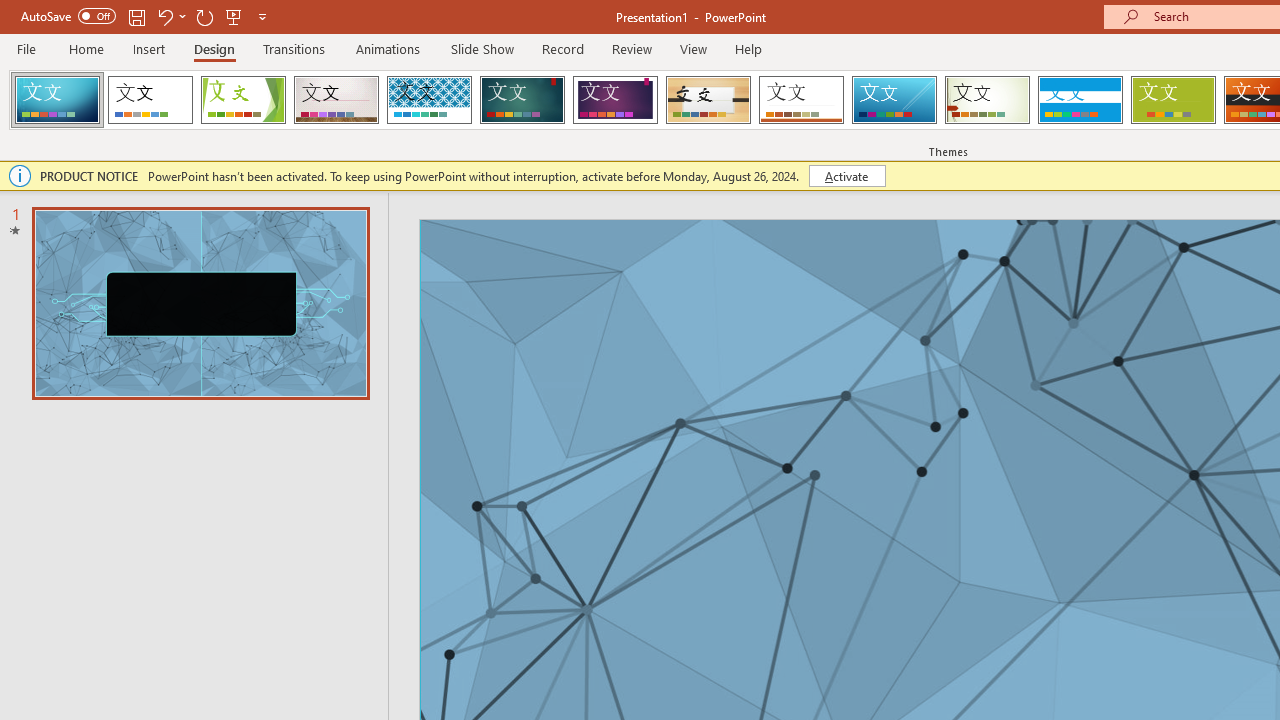  Describe the element at coordinates (1079, 100) in the screenshot. I see `'Banded'` at that location.